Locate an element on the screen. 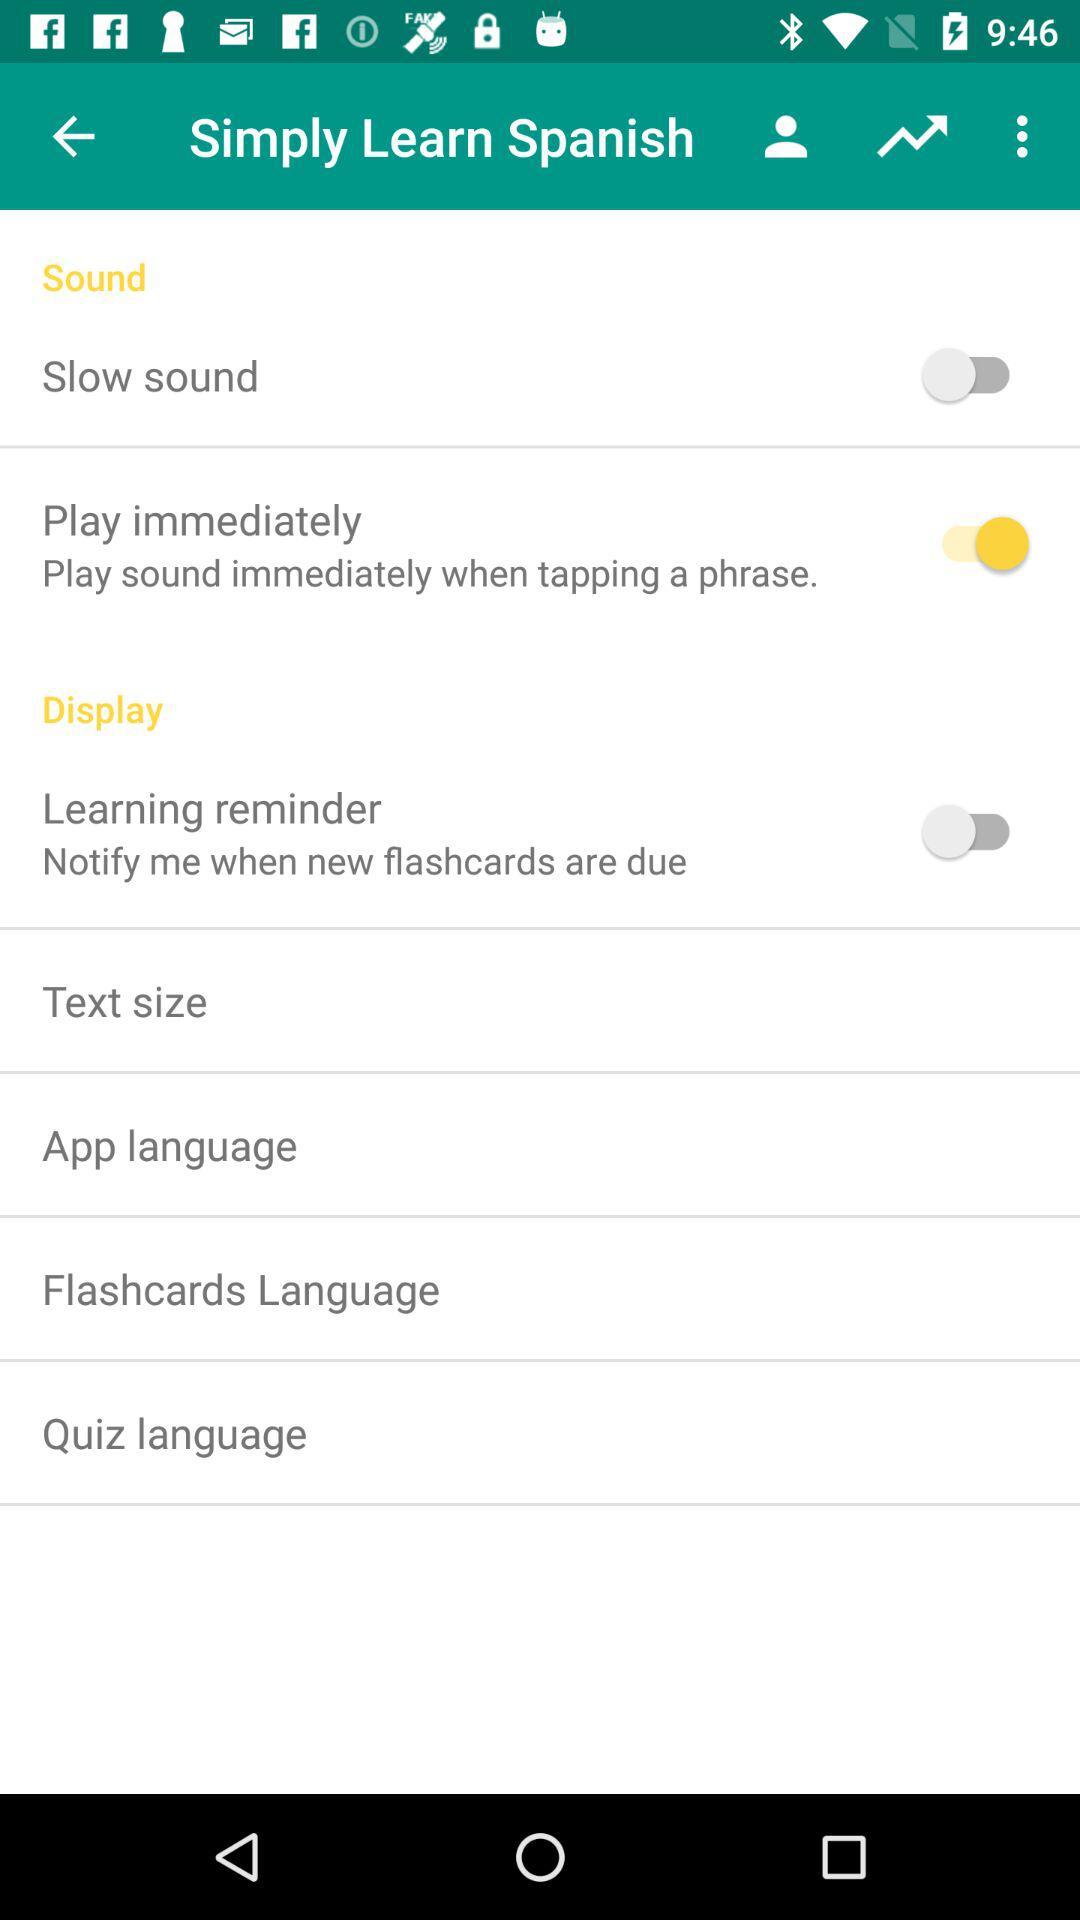 The height and width of the screenshot is (1920, 1080). the display icon is located at coordinates (540, 687).